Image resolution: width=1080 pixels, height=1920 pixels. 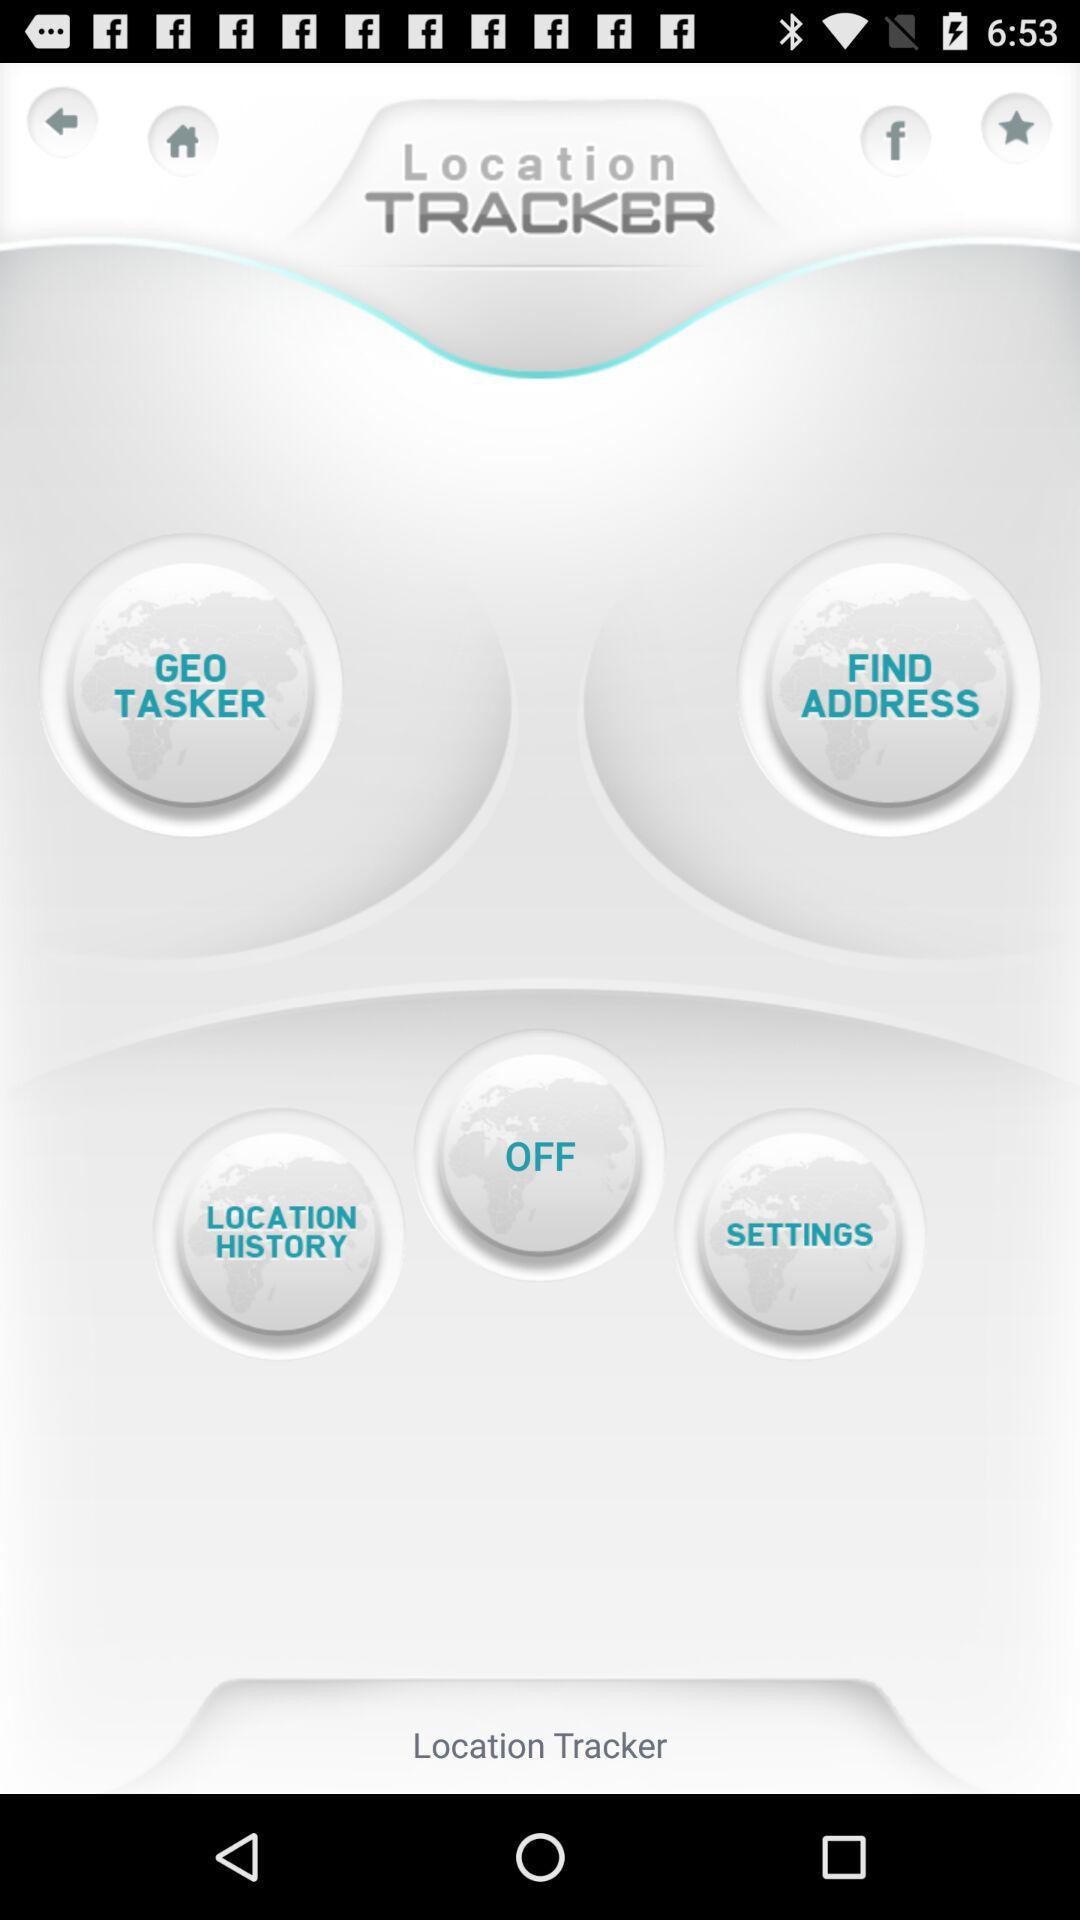 I want to click on share in facebook, so click(x=895, y=140).